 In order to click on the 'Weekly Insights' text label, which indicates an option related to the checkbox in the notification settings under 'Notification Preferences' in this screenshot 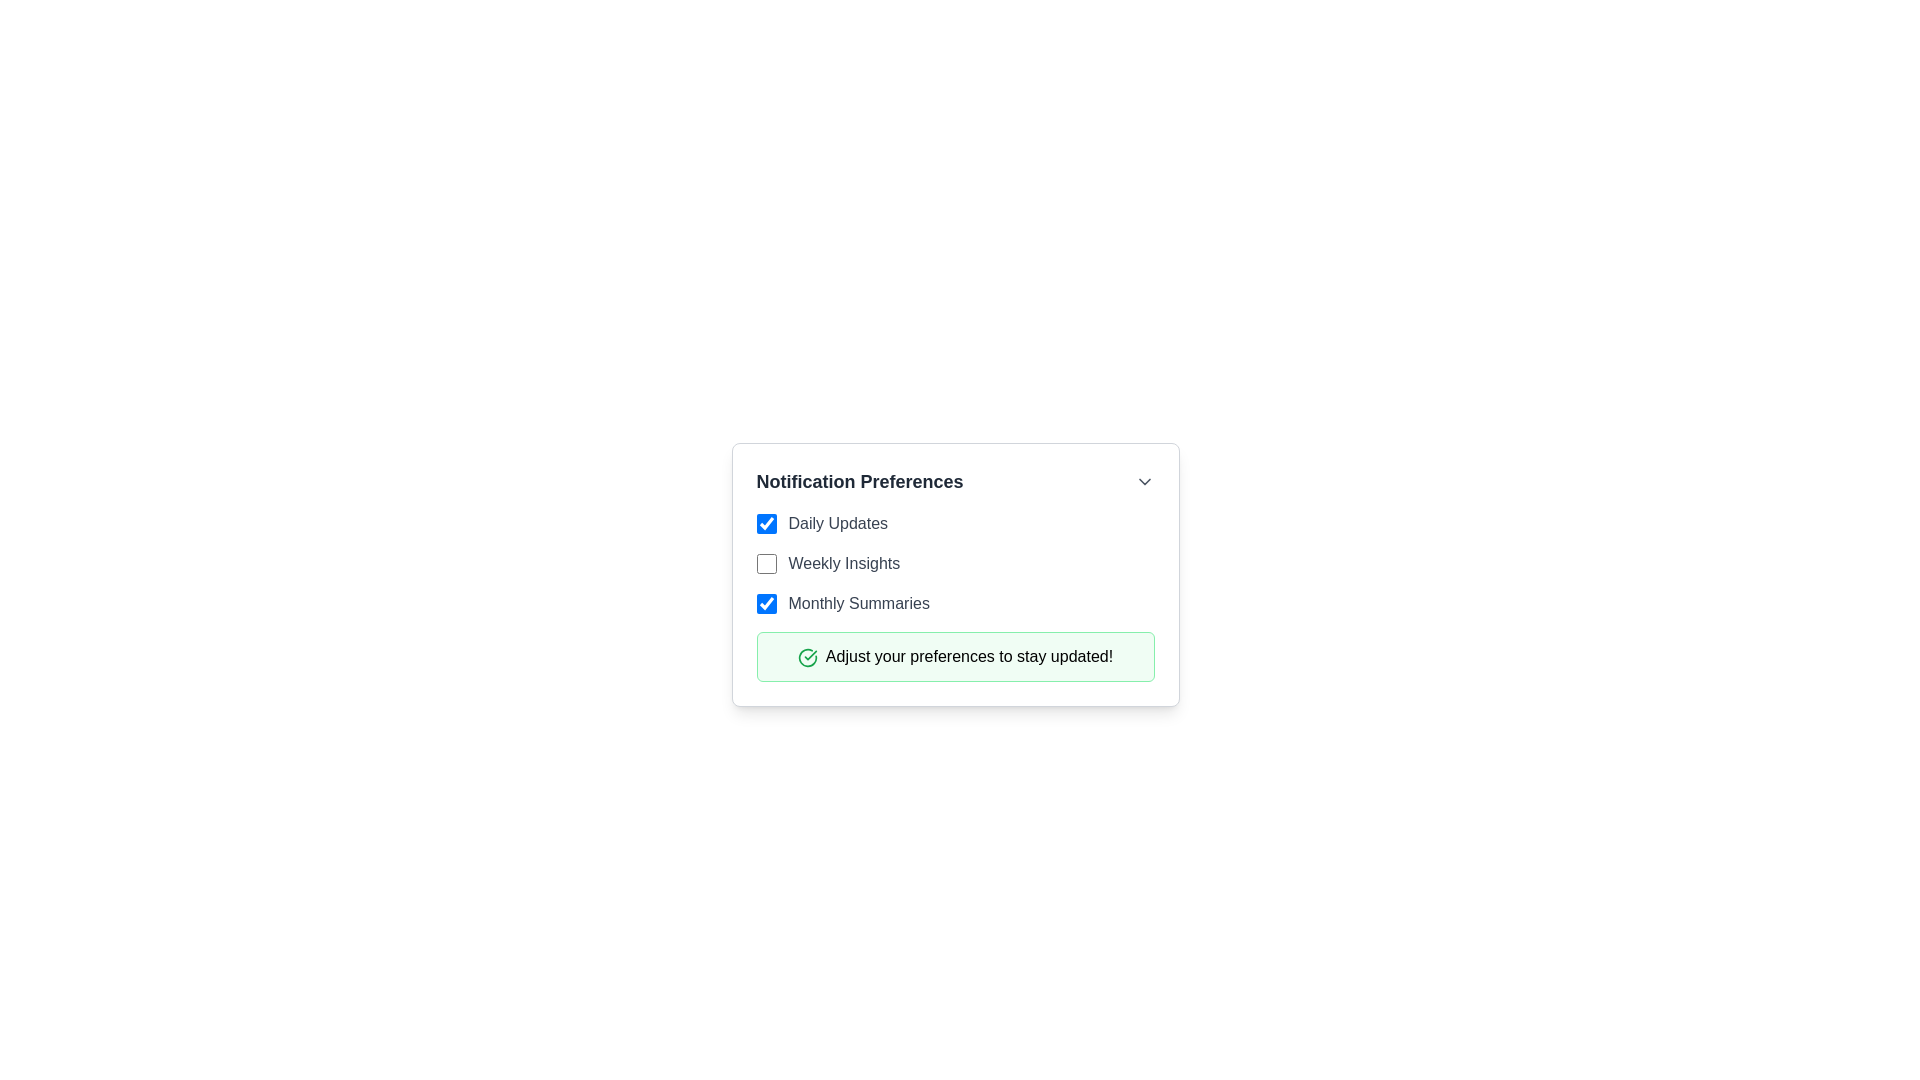, I will do `click(844, 563)`.